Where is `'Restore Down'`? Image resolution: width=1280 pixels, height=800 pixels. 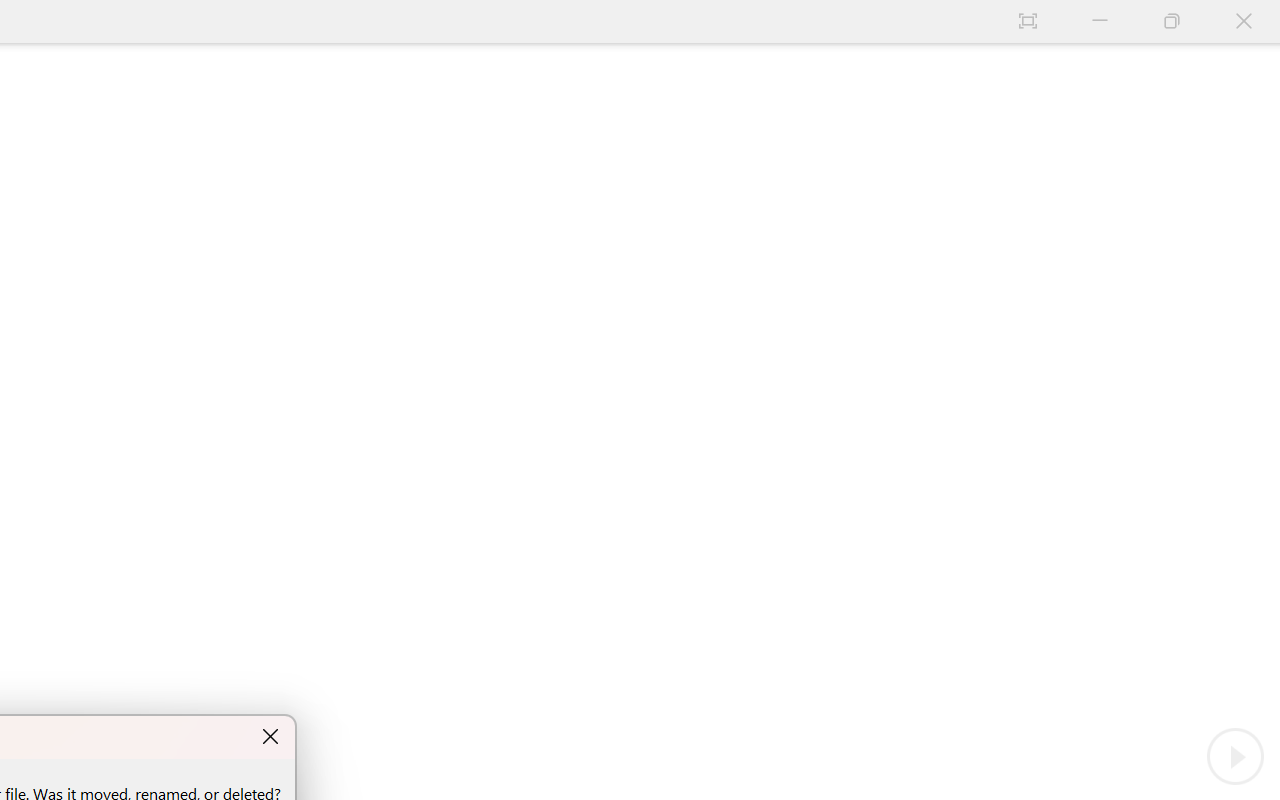
'Restore Down' is located at coordinates (1209, 18).